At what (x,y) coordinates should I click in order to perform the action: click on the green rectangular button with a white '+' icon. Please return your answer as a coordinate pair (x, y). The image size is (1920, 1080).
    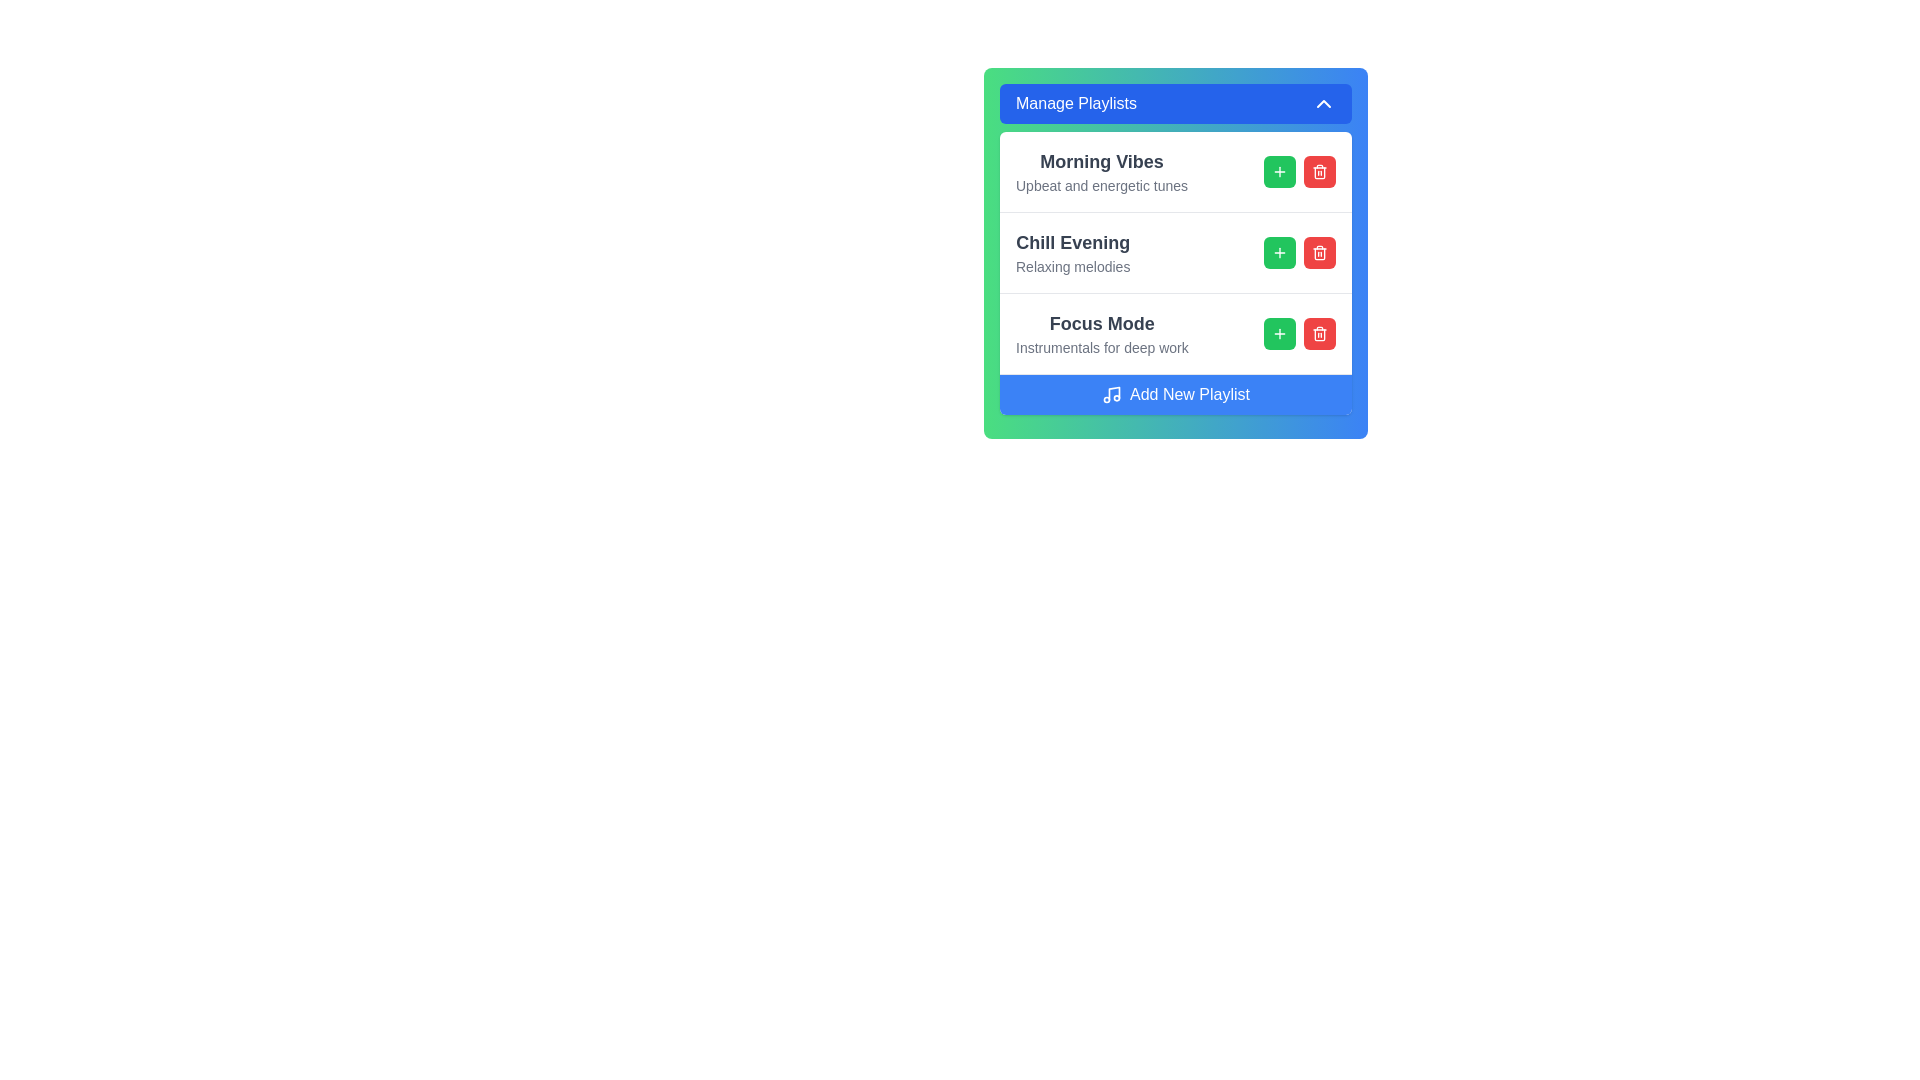
    Looking at the image, I should click on (1280, 333).